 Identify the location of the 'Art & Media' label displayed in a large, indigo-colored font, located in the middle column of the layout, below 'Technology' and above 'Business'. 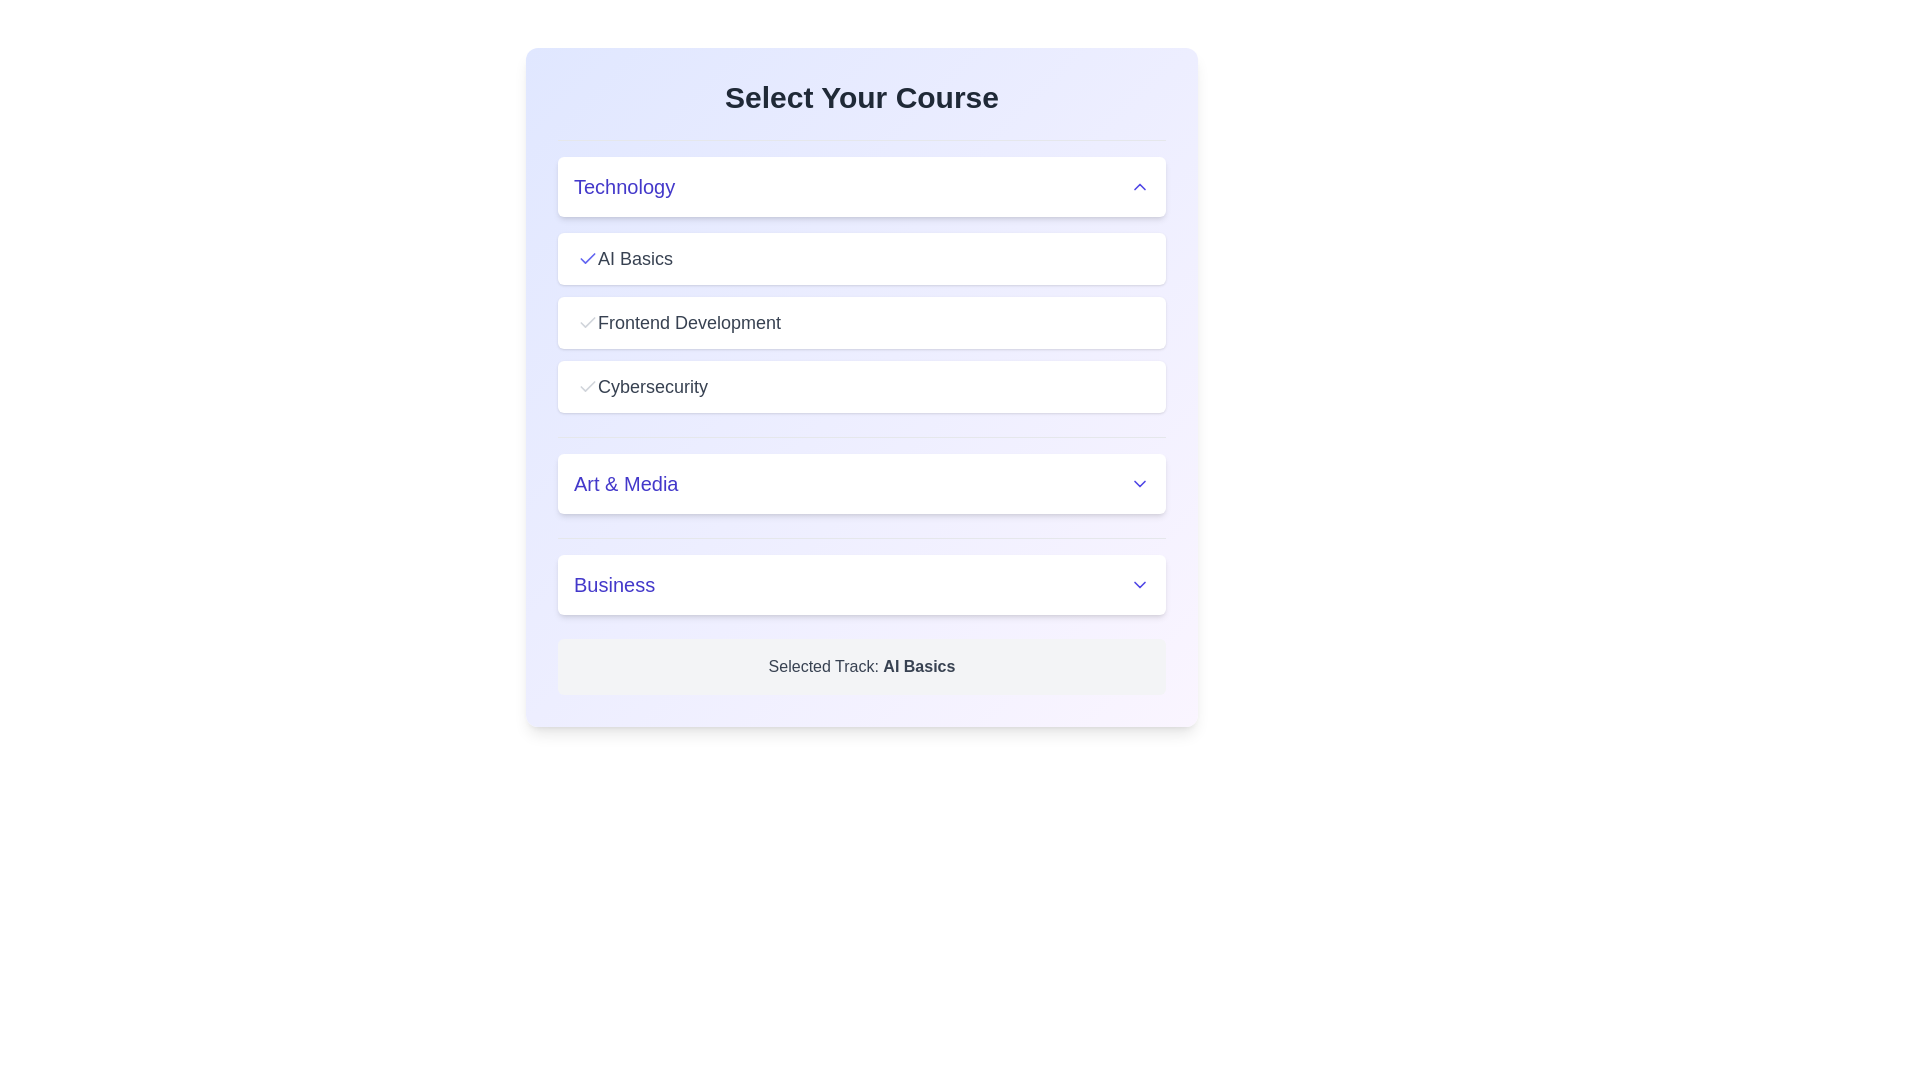
(625, 483).